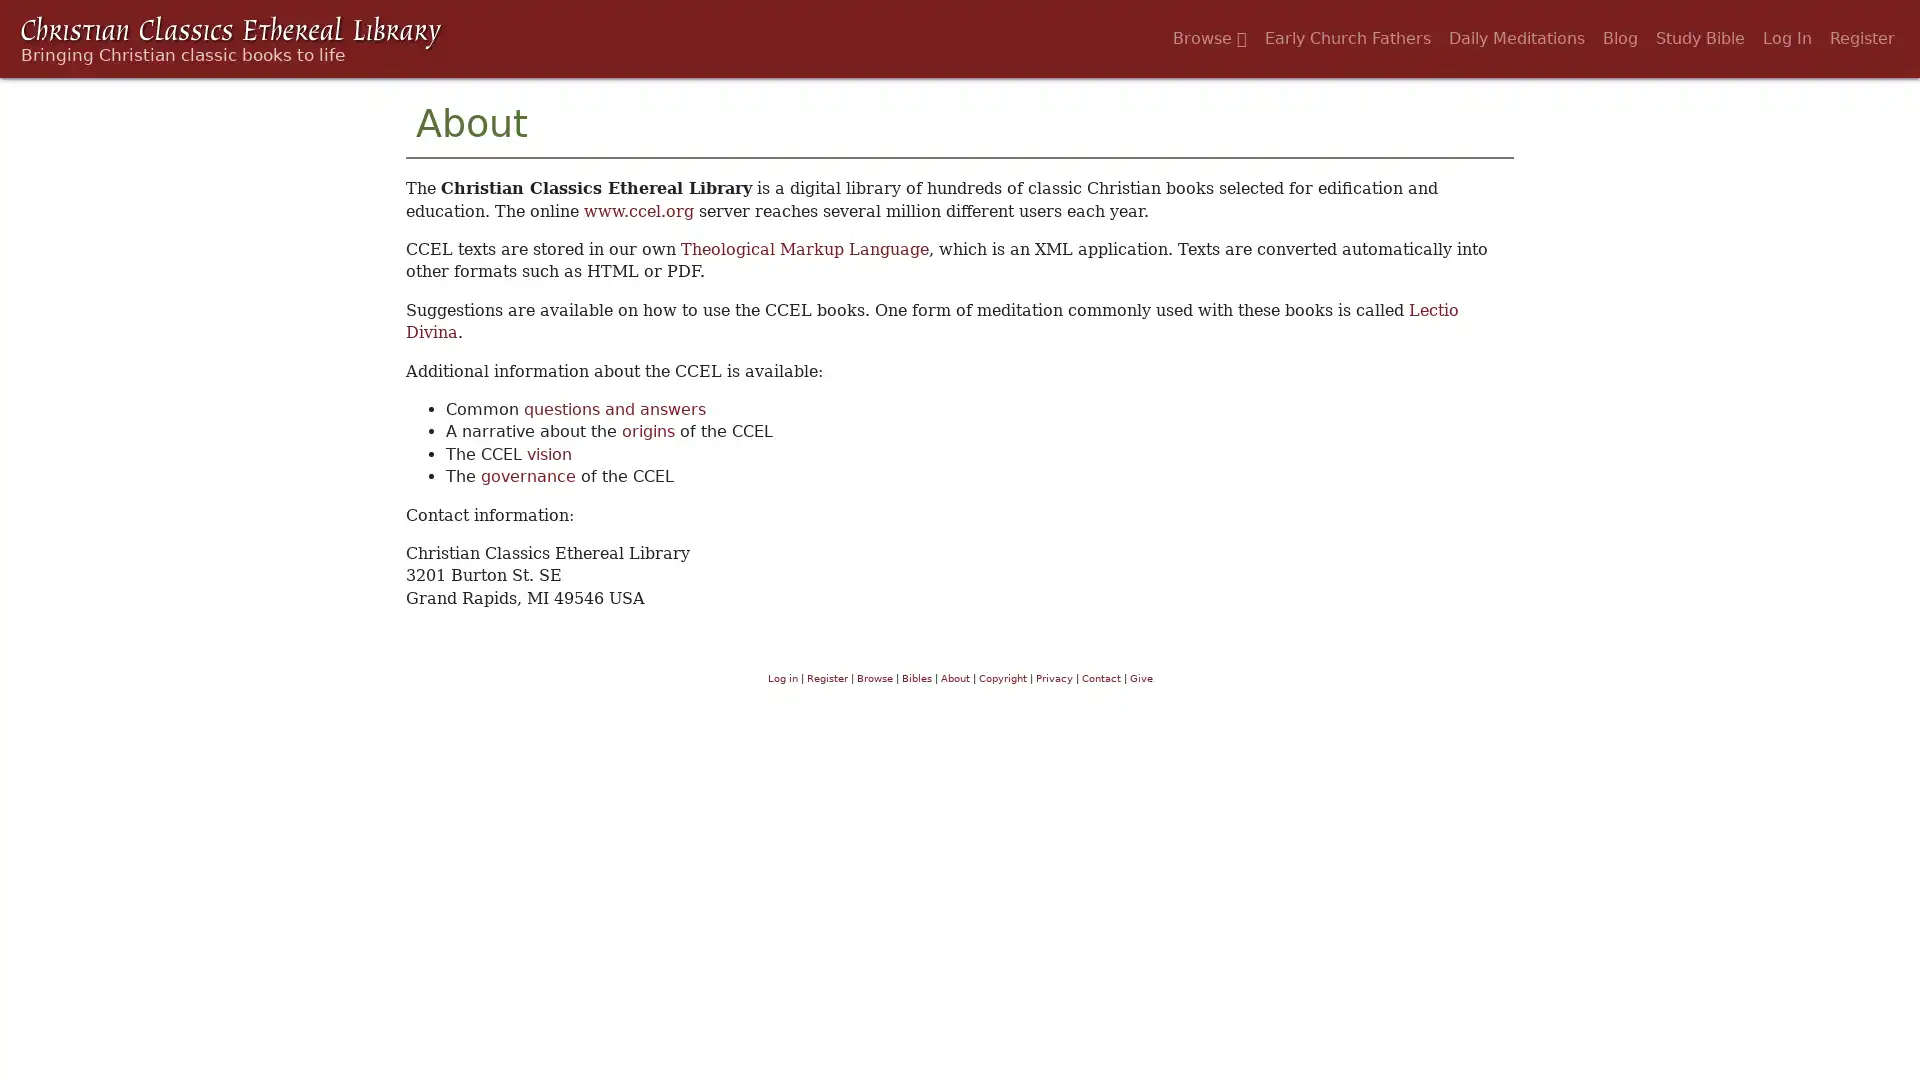 This screenshot has width=1920, height=1080. I want to click on Blog, so click(1620, 38).